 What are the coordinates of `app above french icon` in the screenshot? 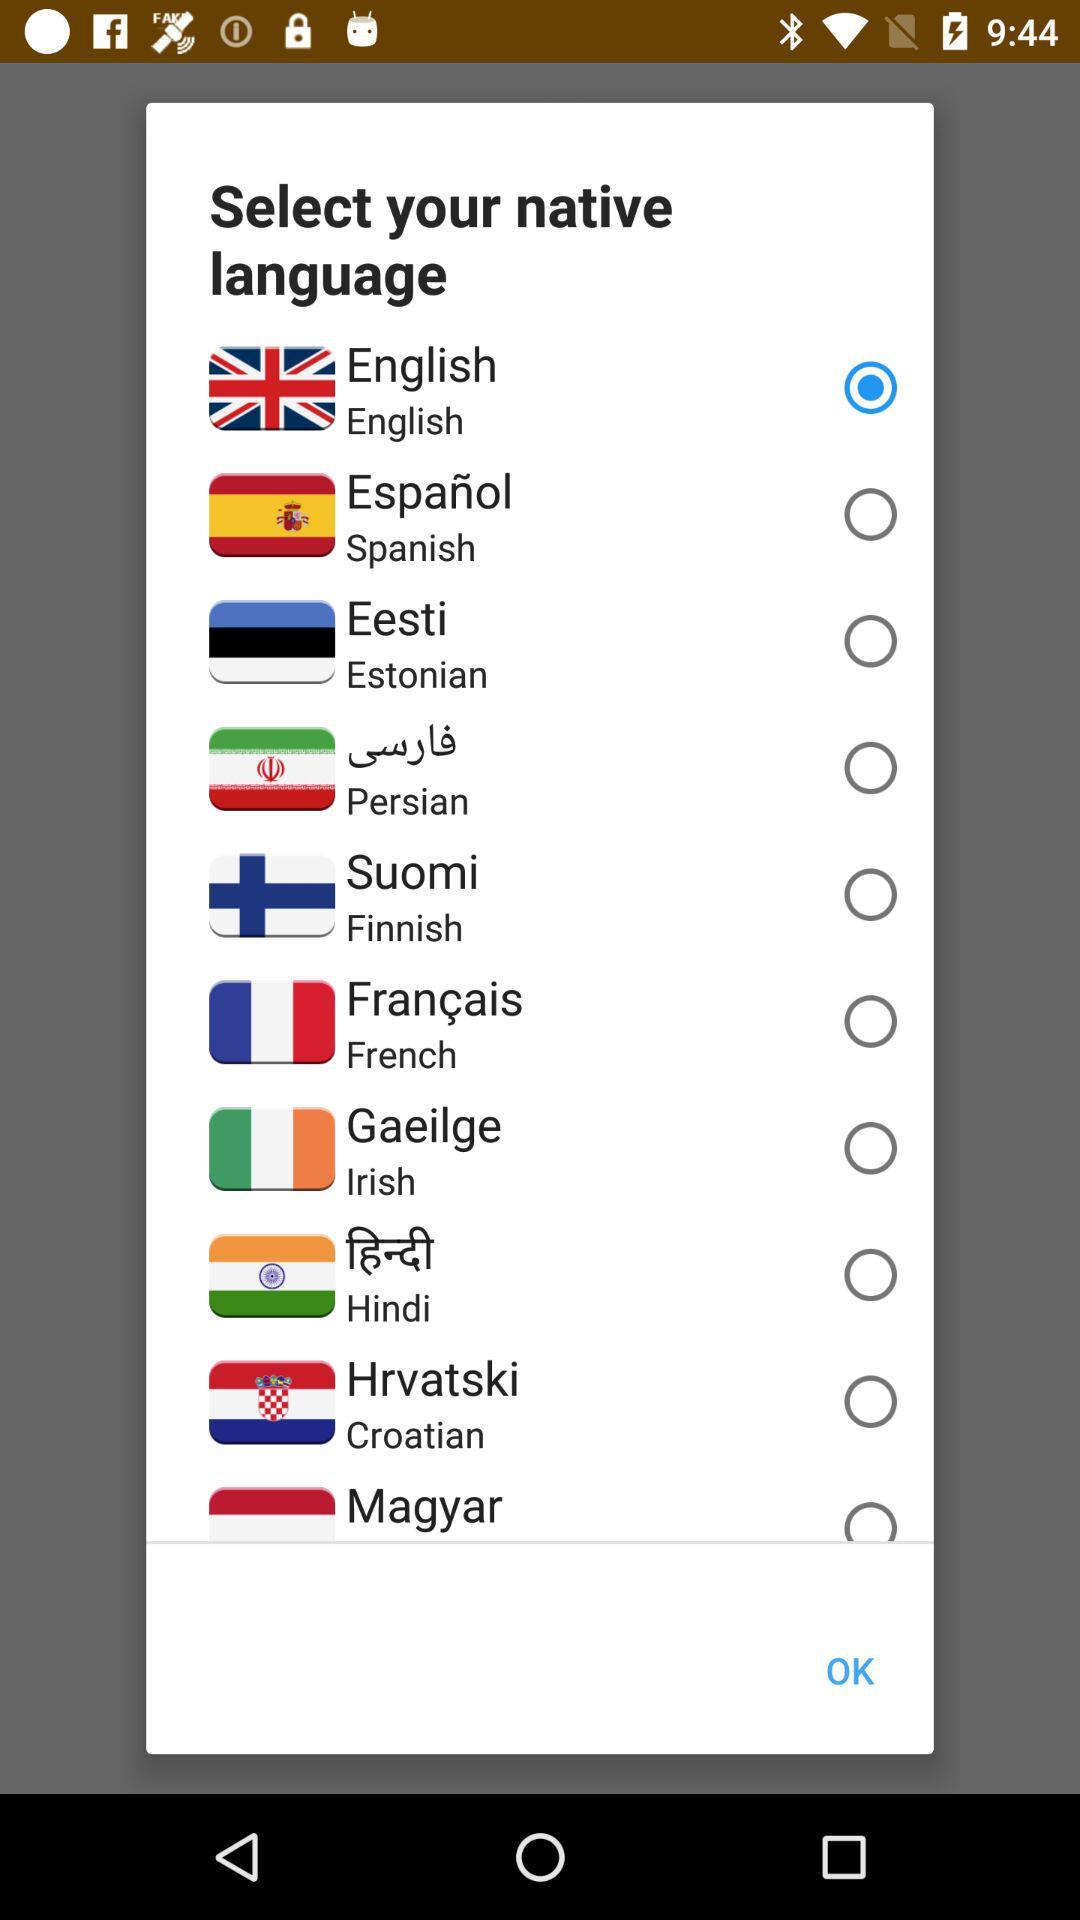 It's located at (433, 997).